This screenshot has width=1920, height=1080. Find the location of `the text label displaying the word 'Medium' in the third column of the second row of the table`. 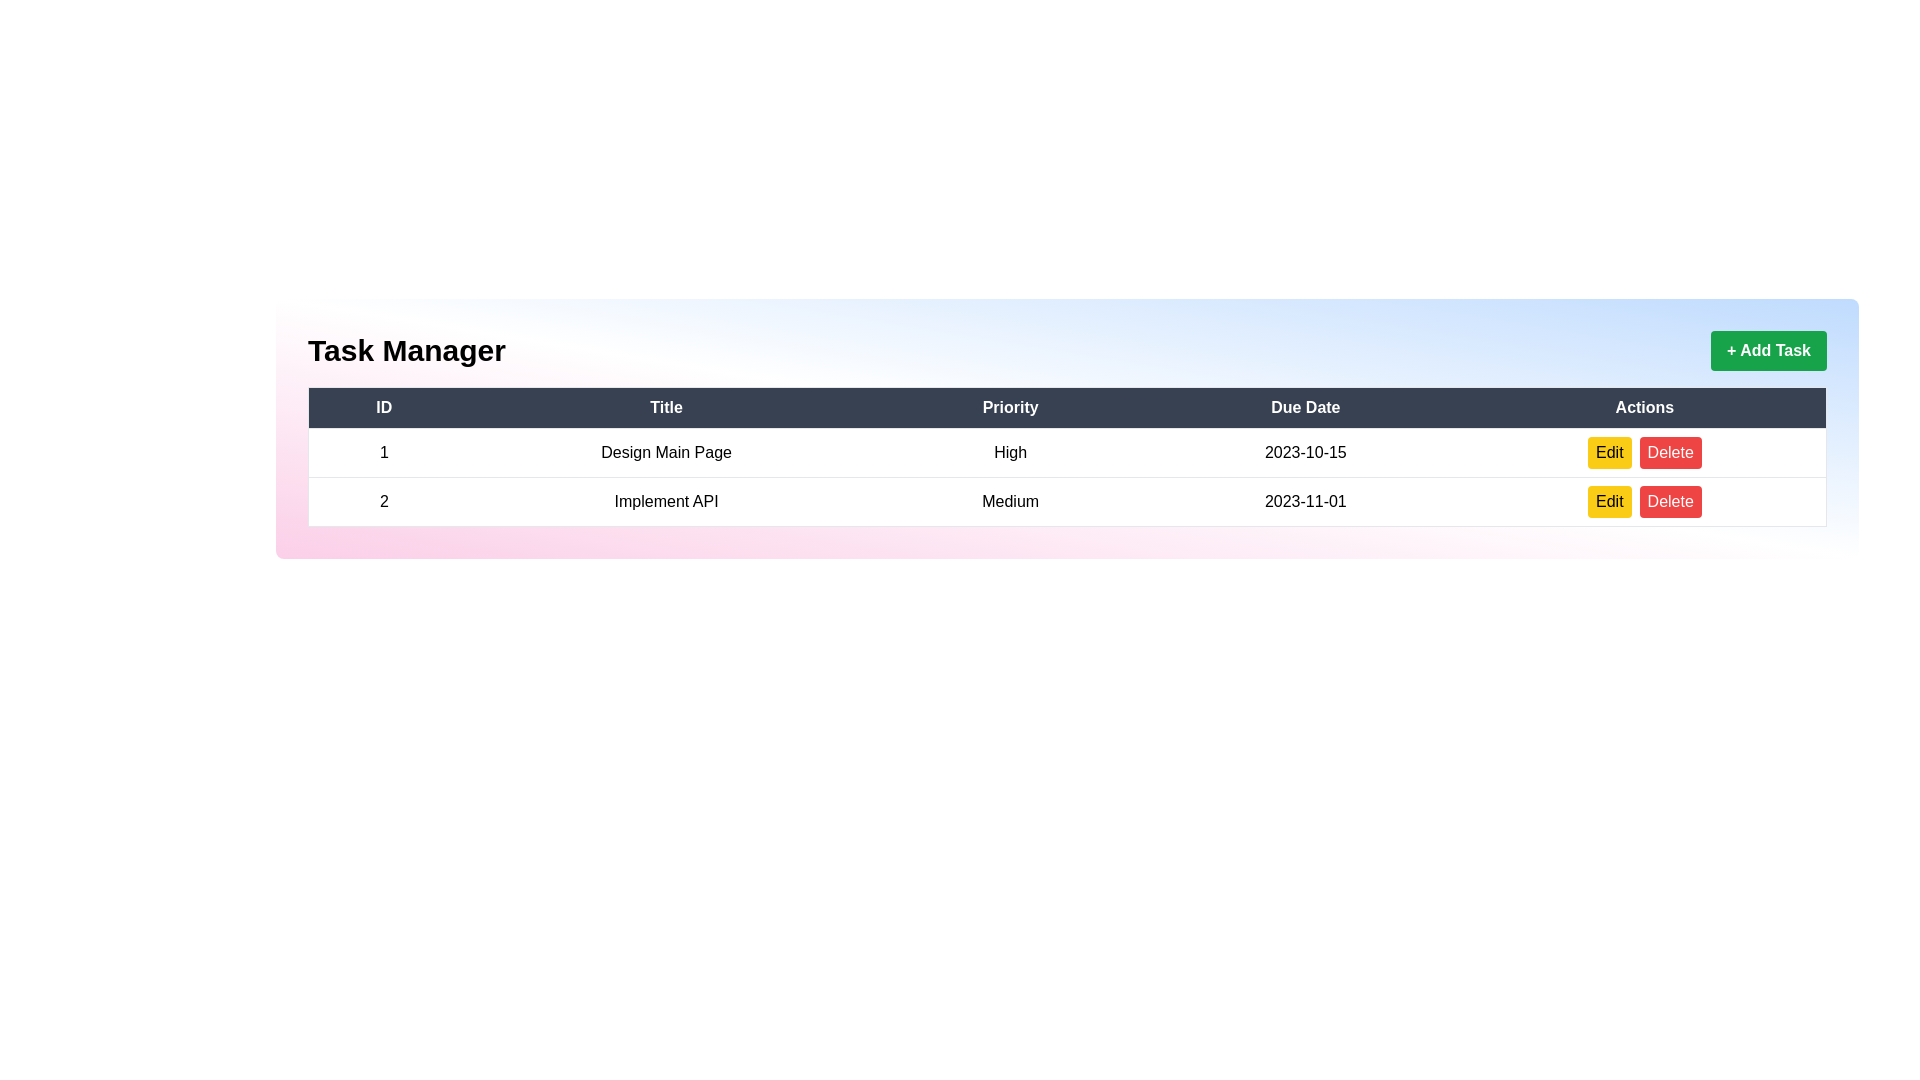

the text label displaying the word 'Medium' in the third column of the second row of the table is located at coordinates (1010, 500).